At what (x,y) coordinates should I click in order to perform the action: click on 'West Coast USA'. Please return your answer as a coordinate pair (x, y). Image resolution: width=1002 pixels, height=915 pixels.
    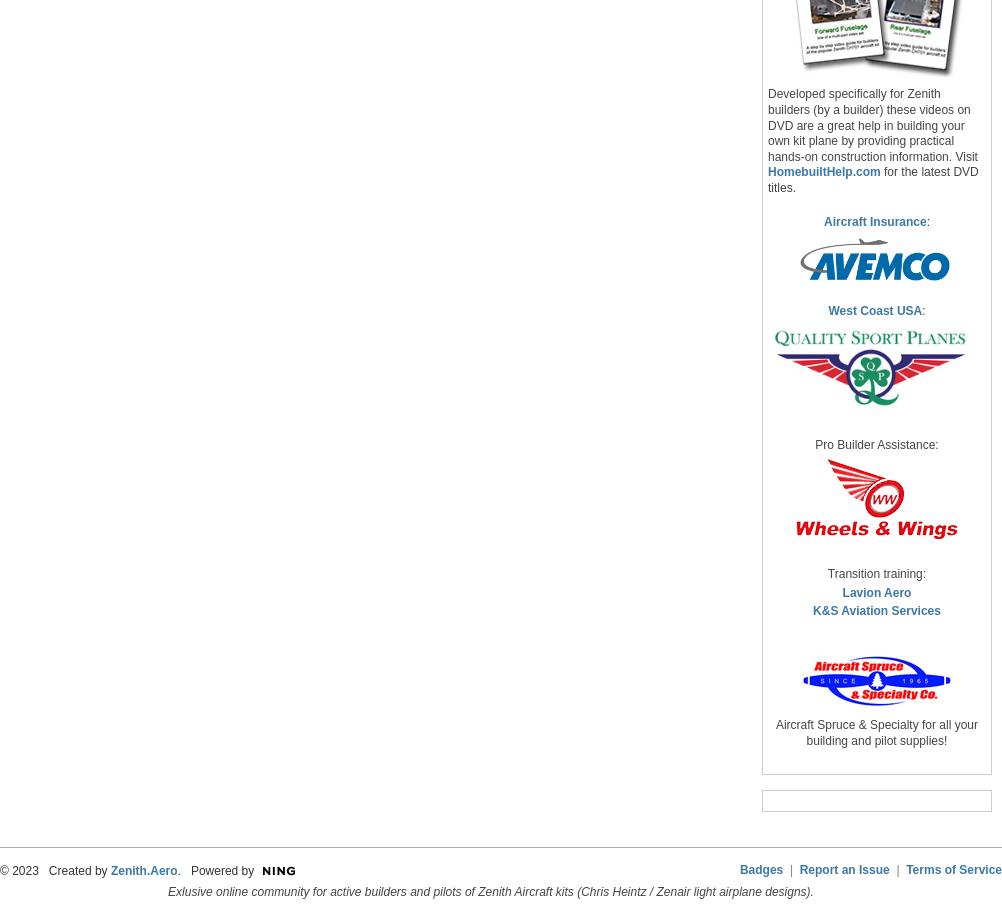
    Looking at the image, I should click on (875, 311).